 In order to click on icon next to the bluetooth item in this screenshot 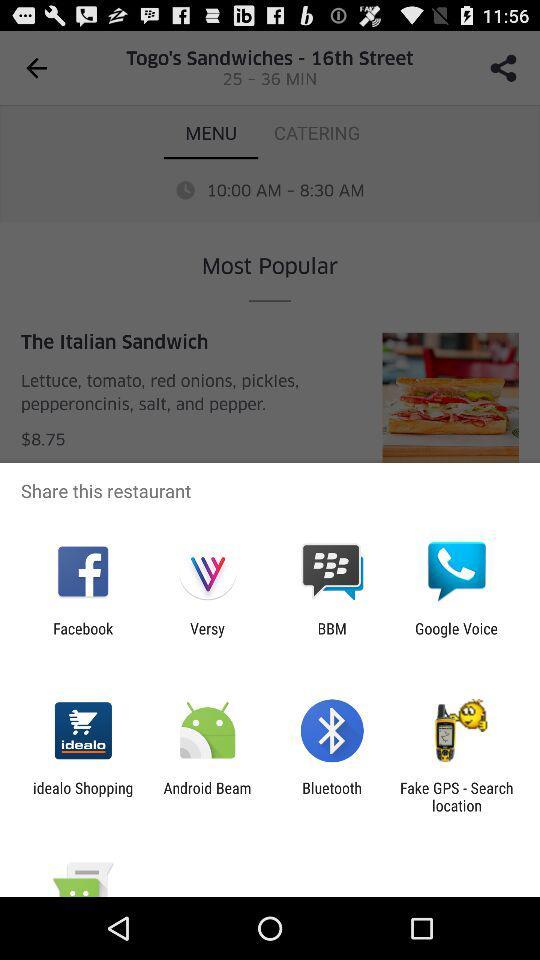, I will do `click(206, 796)`.